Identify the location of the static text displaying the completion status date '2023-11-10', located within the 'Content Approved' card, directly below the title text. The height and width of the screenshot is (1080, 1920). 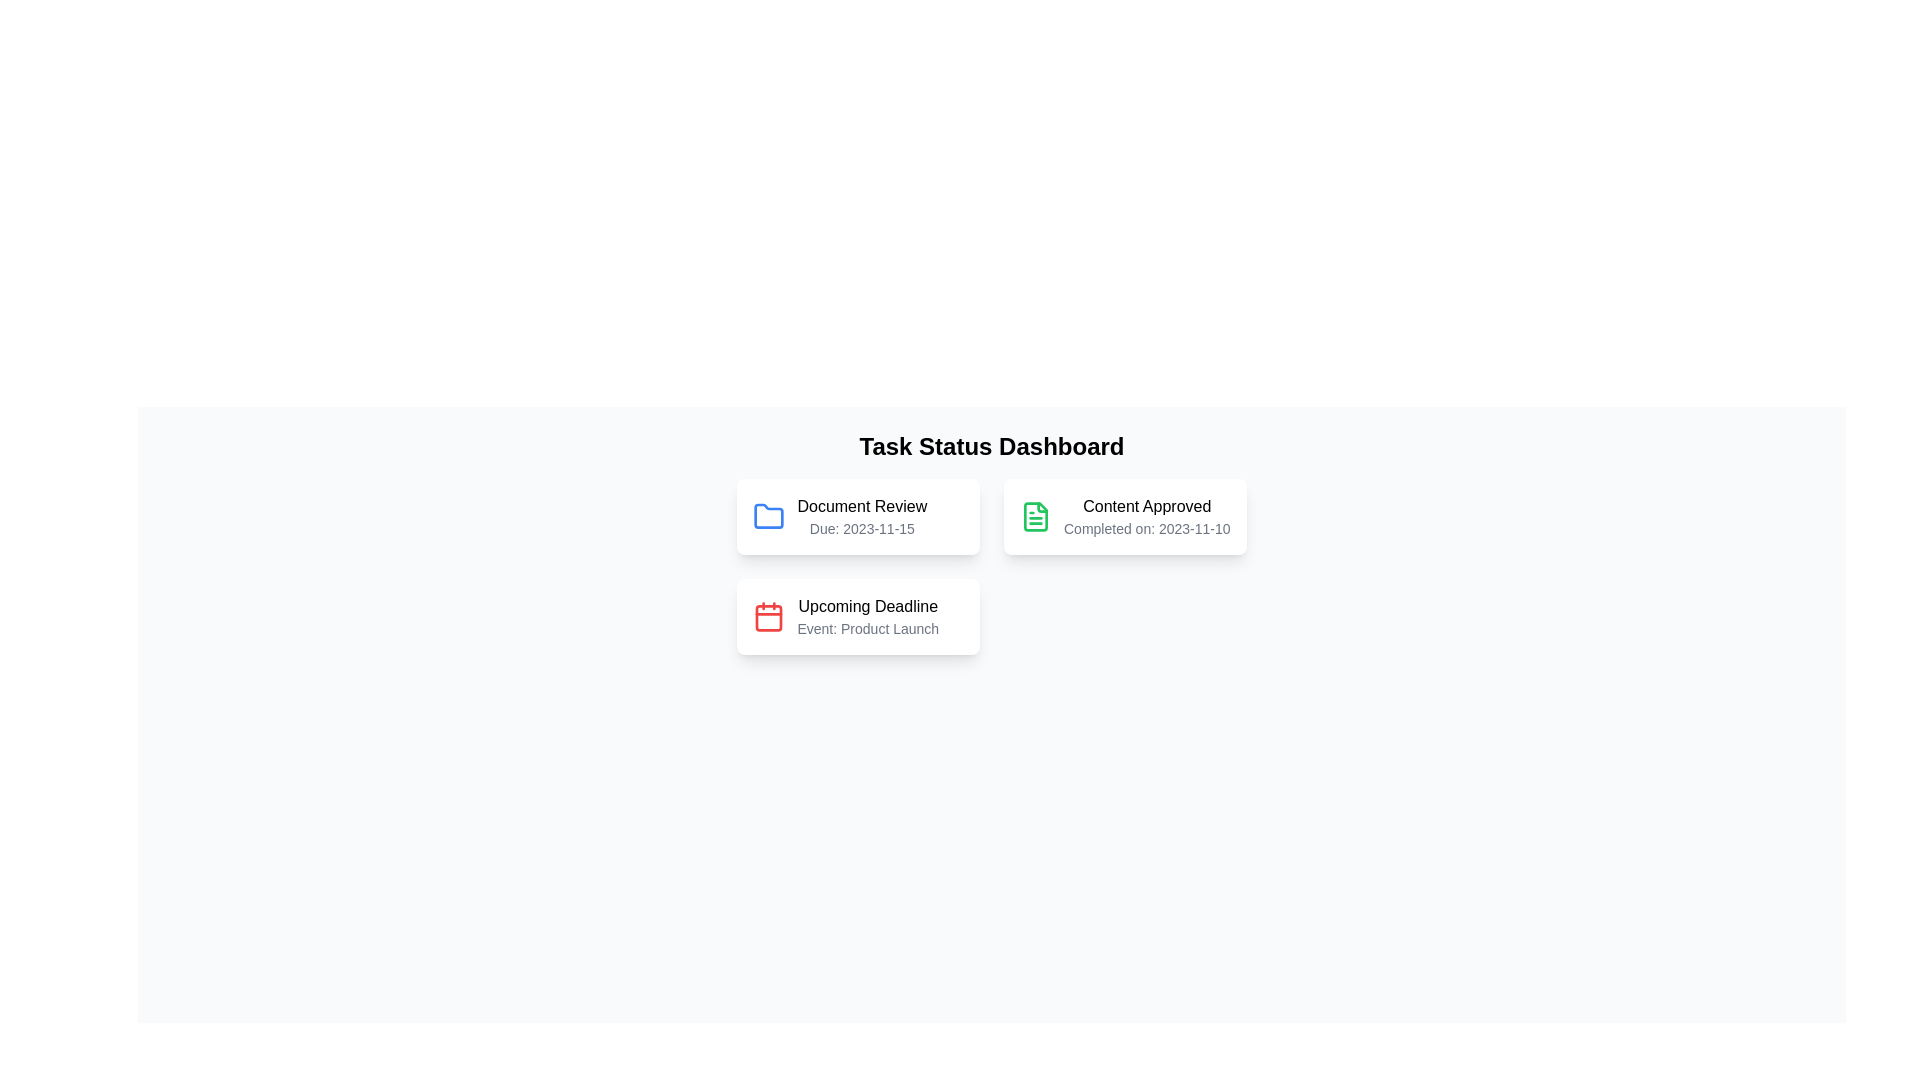
(1147, 527).